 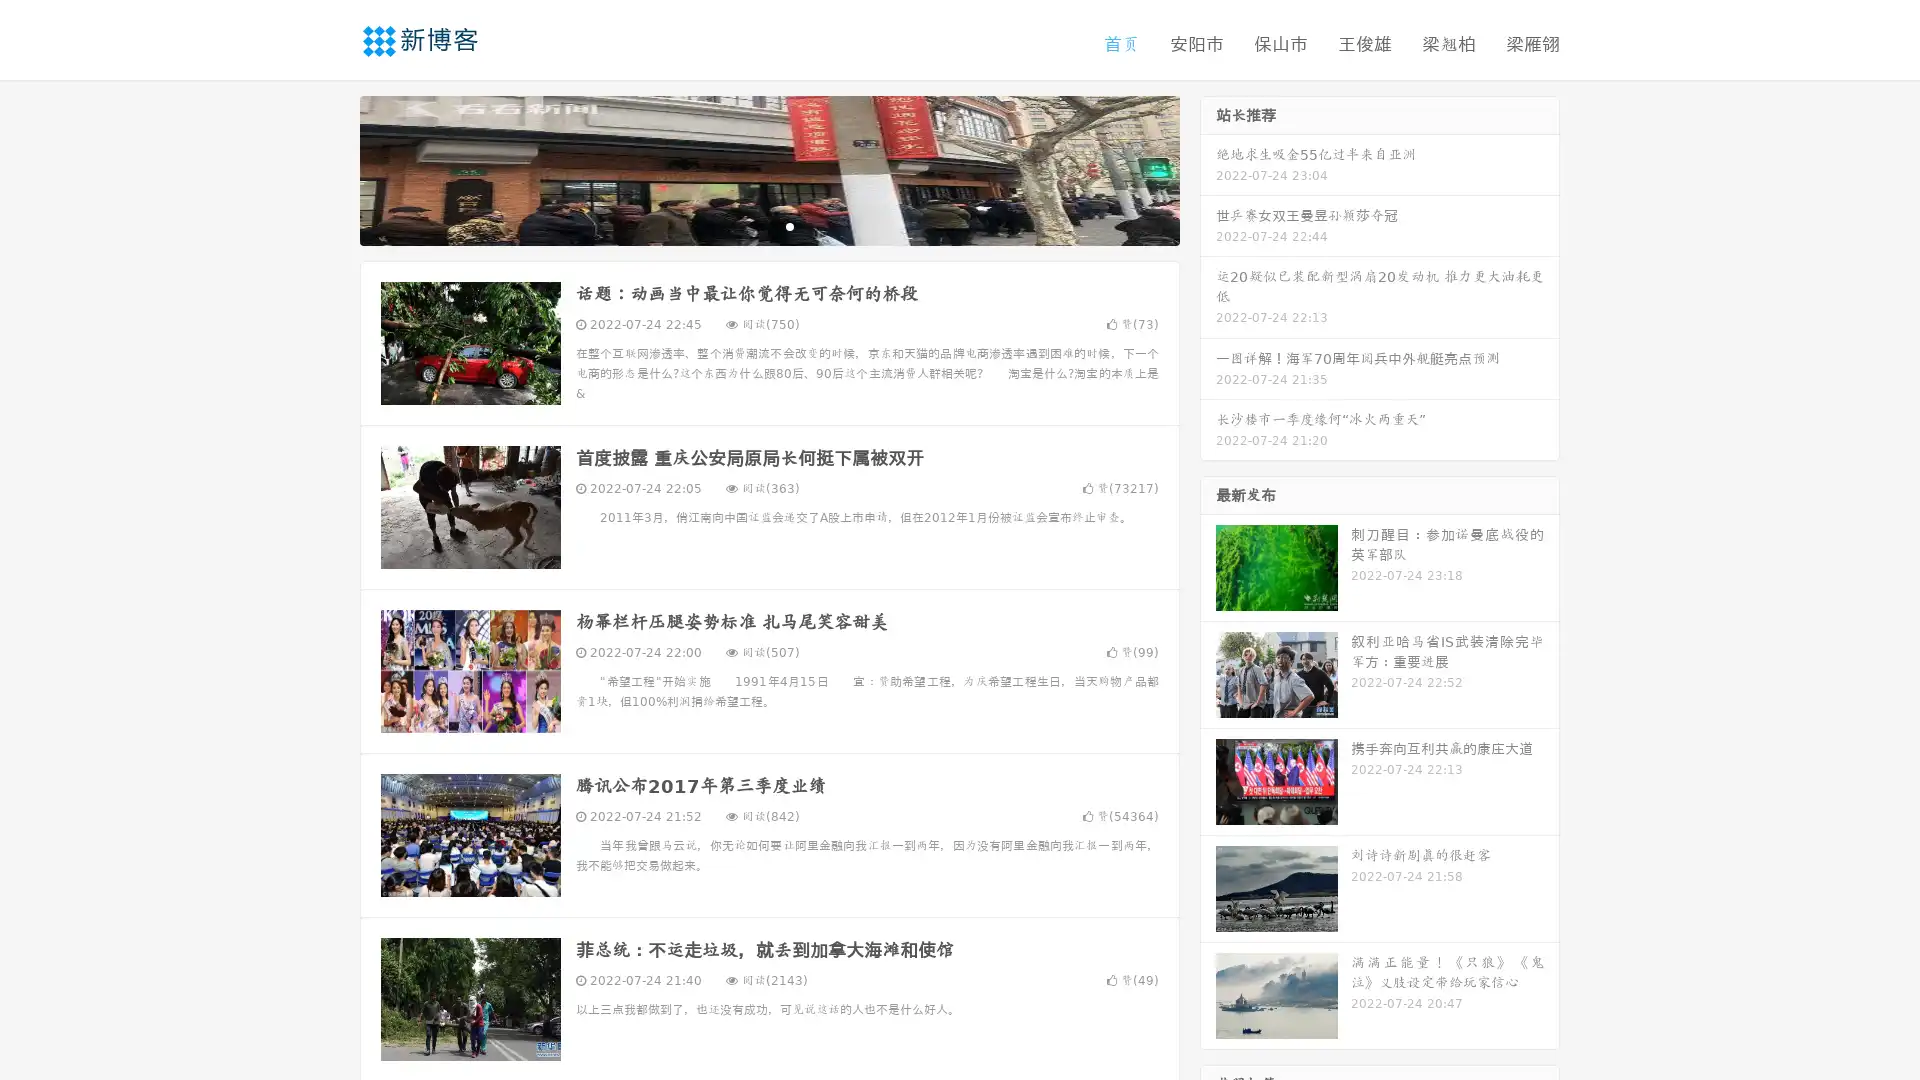 What do you see at coordinates (1208, 168) in the screenshot?
I see `Next slide` at bounding box center [1208, 168].